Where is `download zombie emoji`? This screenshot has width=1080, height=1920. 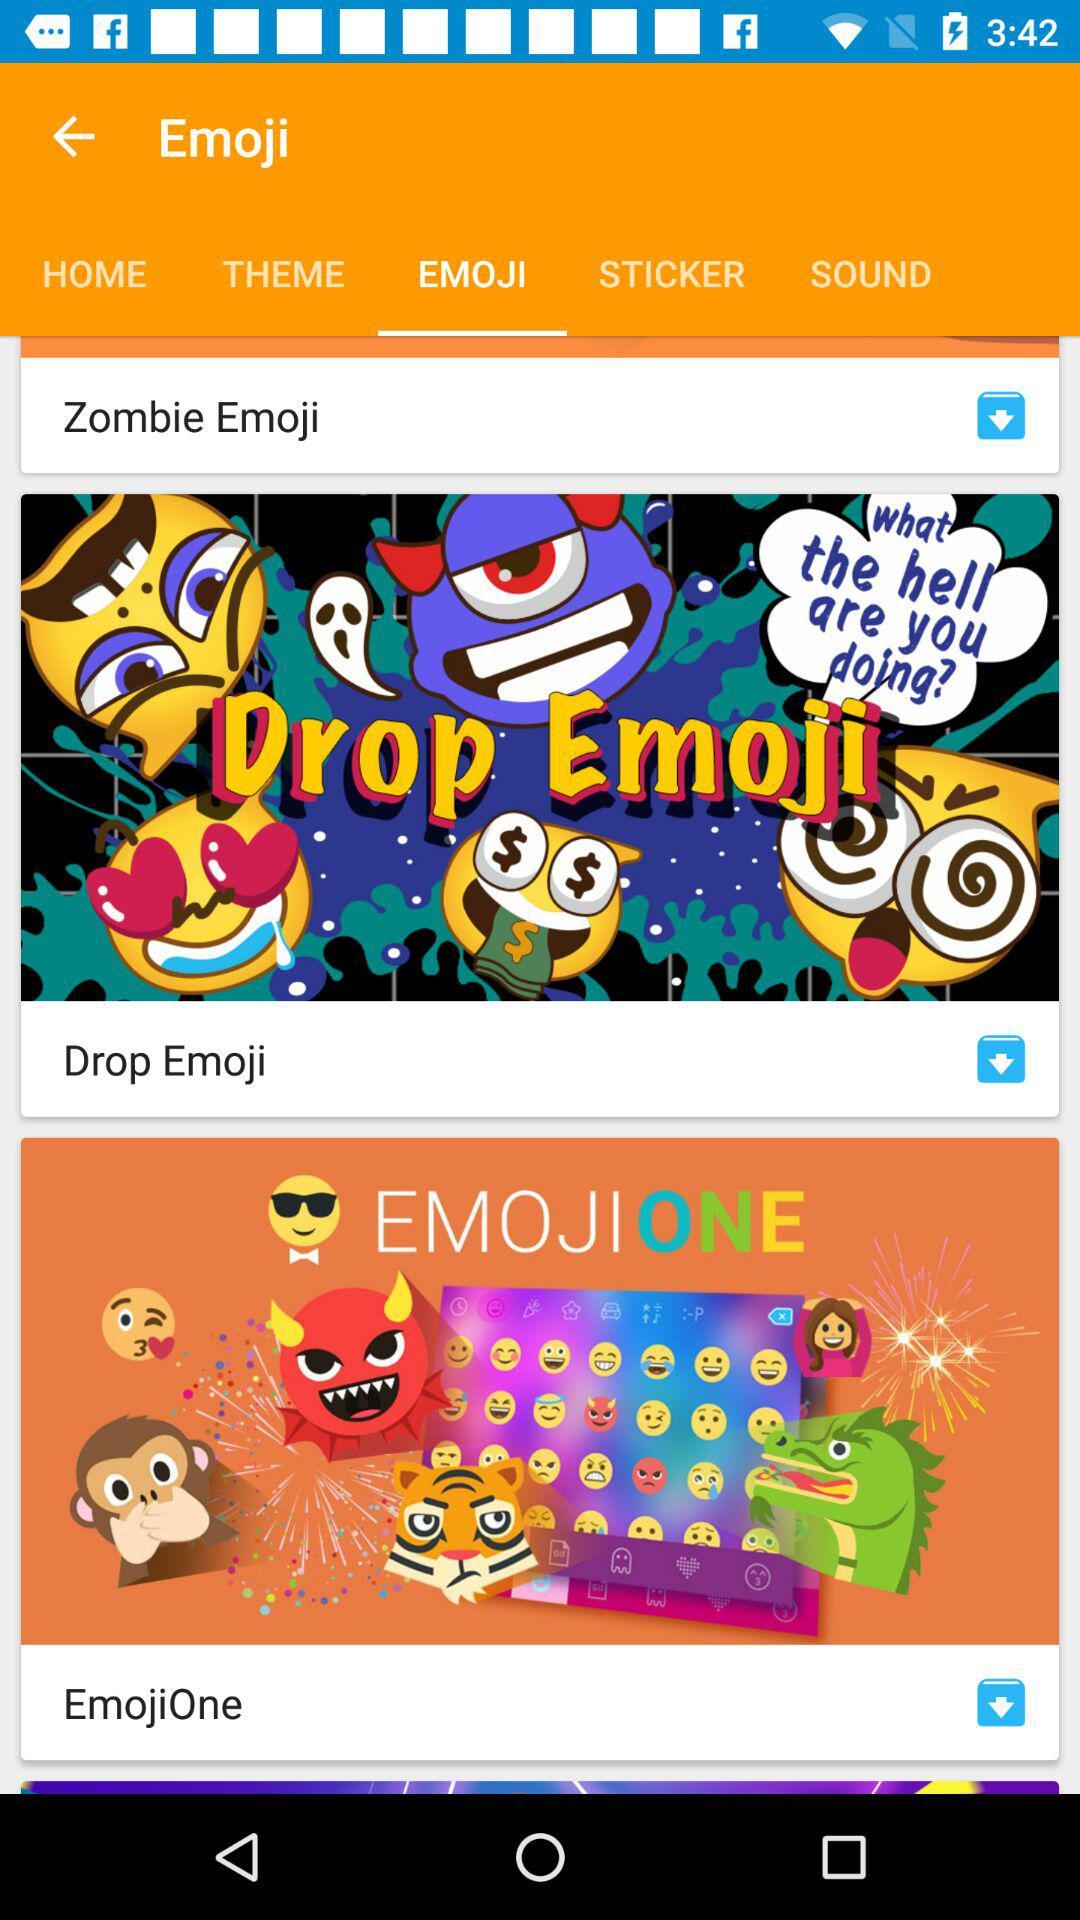
download zombie emoji is located at coordinates (1001, 414).